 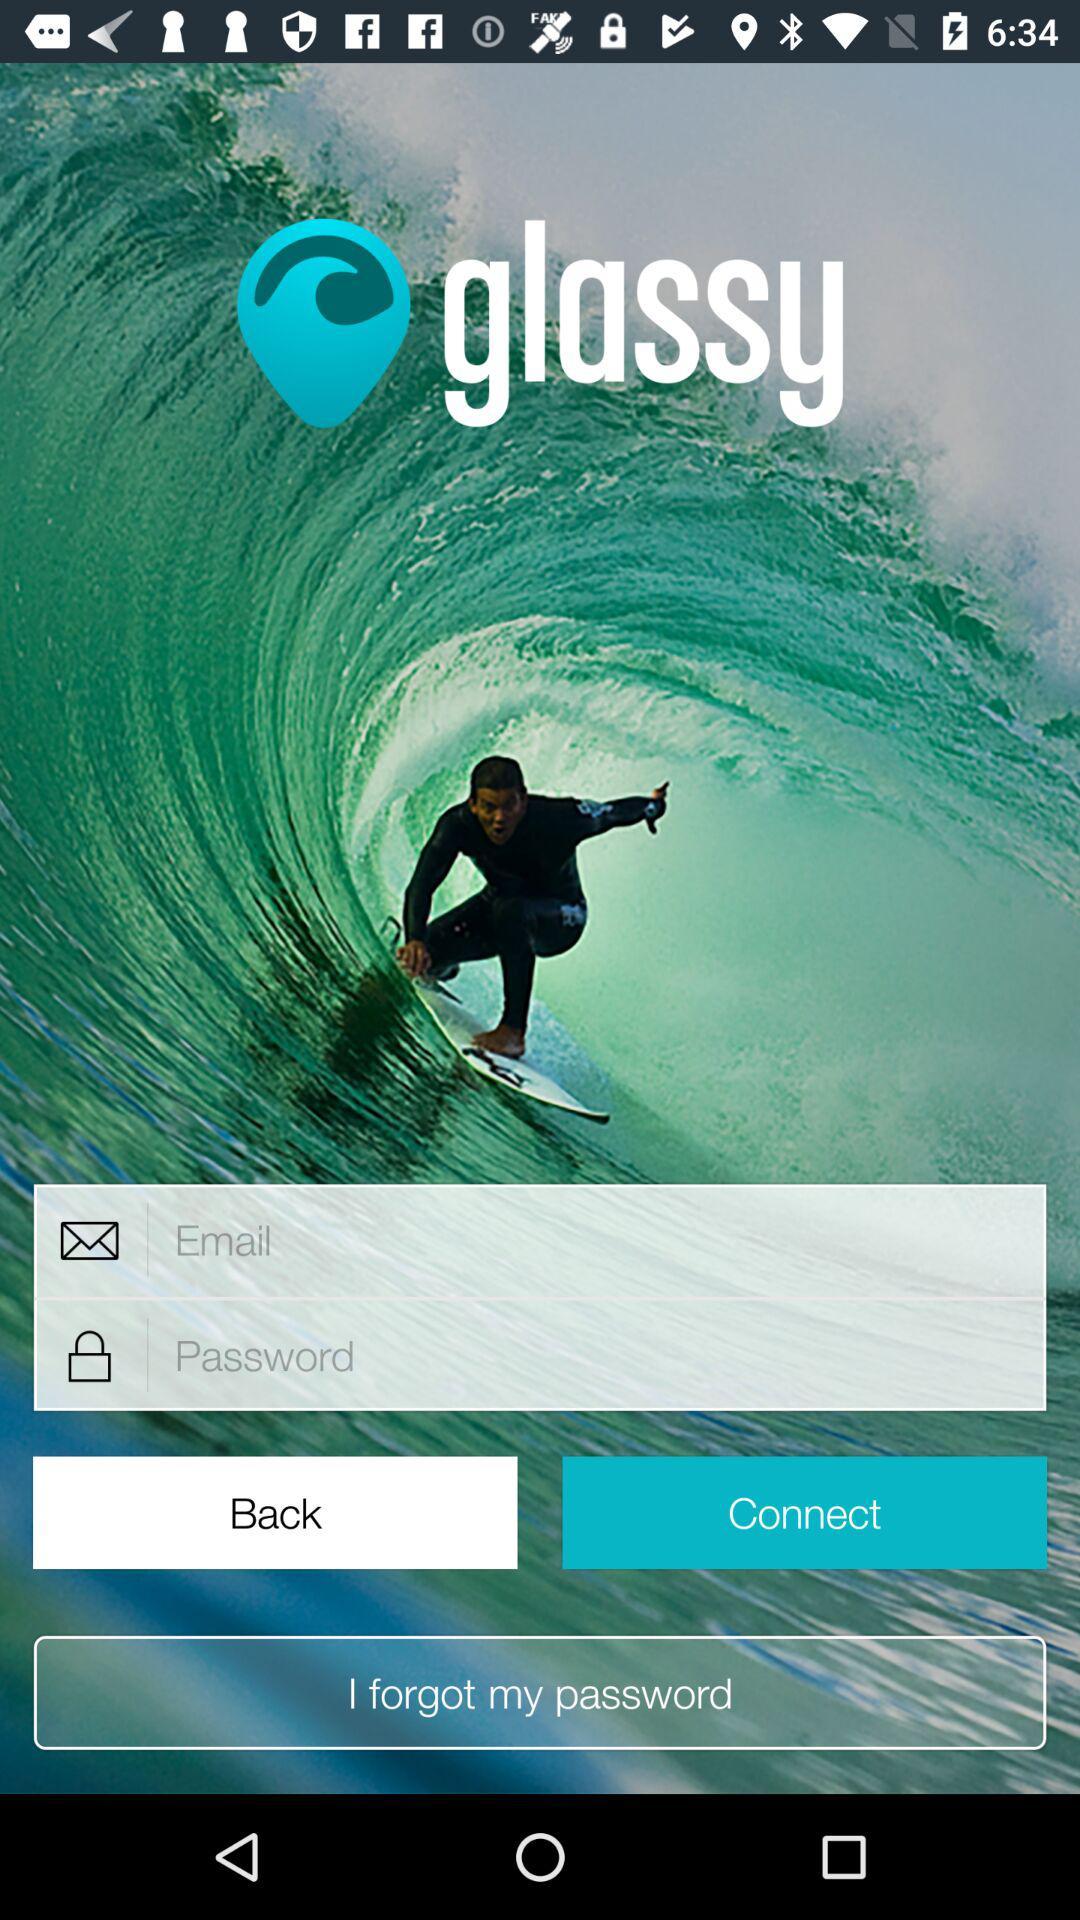 I want to click on connect item, so click(x=803, y=1512).